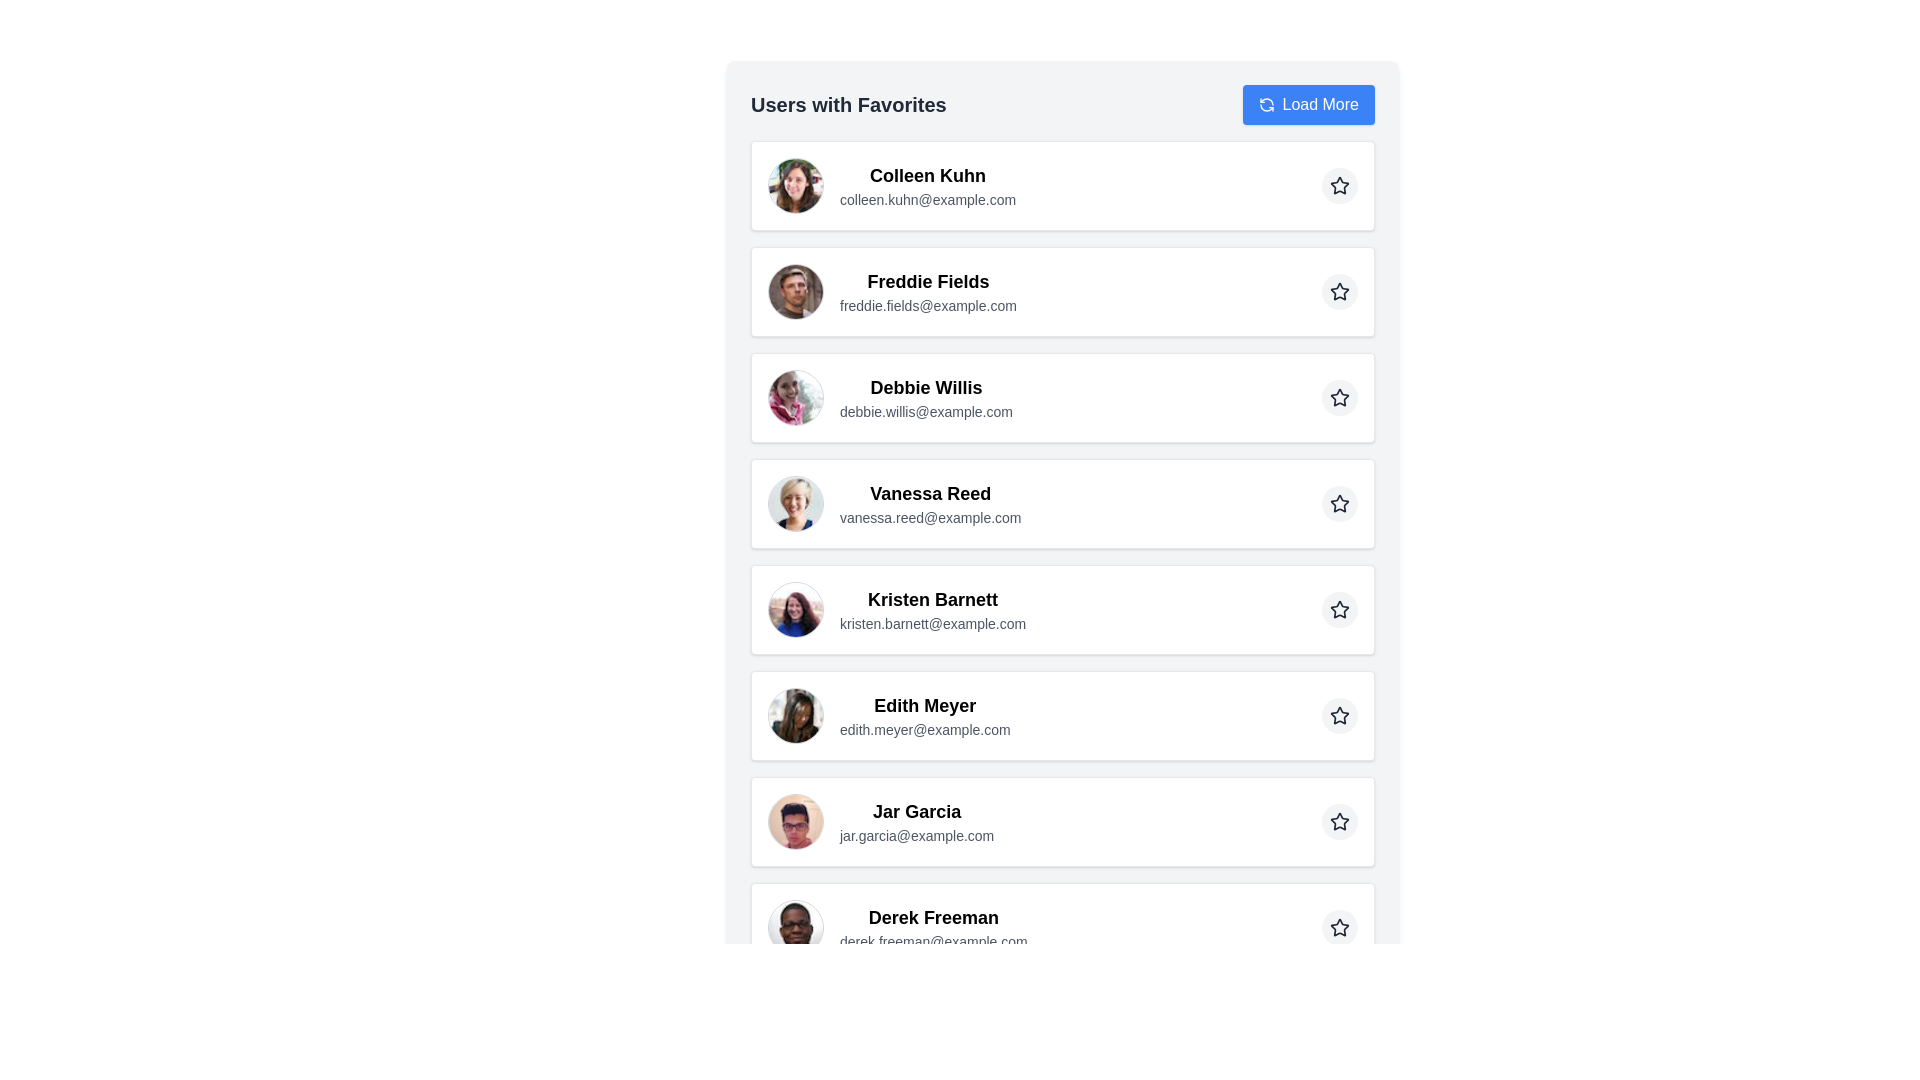  Describe the element at coordinates (924, 715) in the screenshot. I see `the text display showing 'Edith Meyer' to trigger any associated tooltips` at that location.